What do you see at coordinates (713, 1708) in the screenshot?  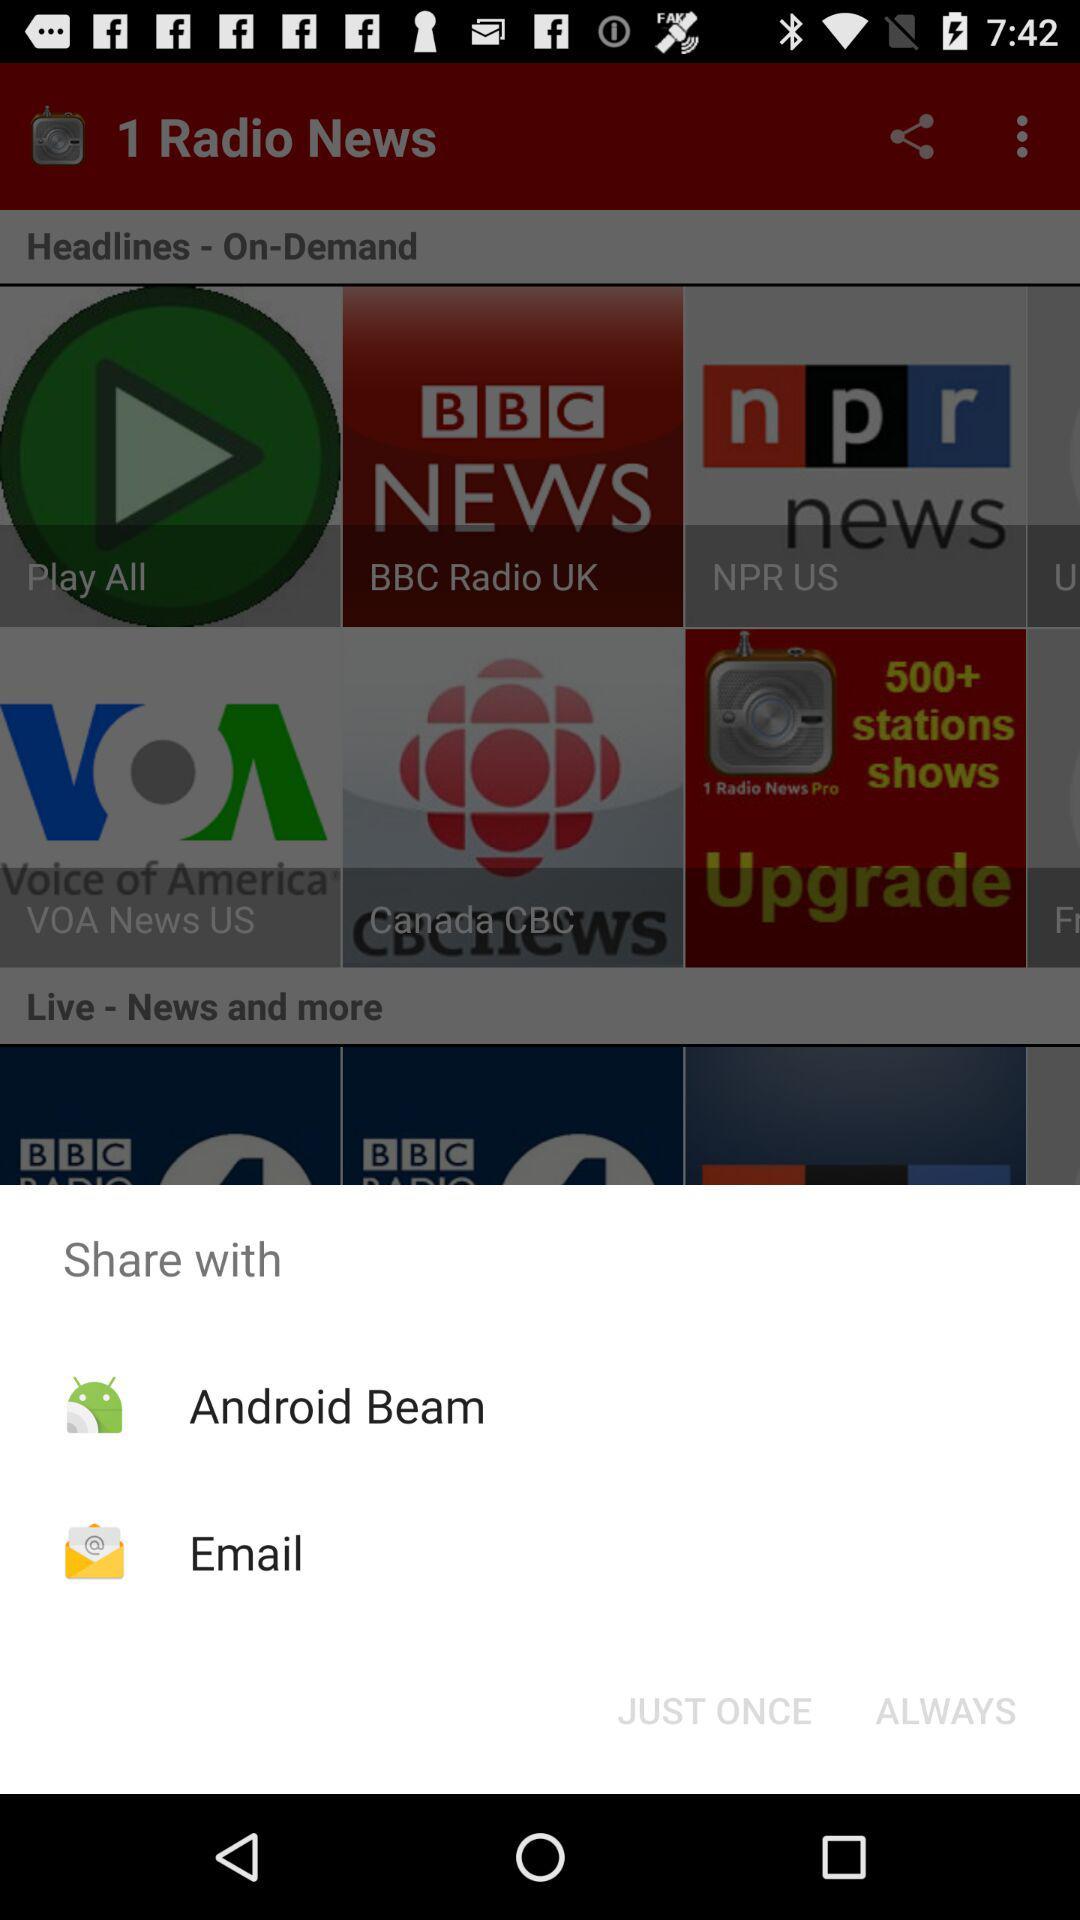 I see `the icon at the bottom` at bounding box center [713, 1708].